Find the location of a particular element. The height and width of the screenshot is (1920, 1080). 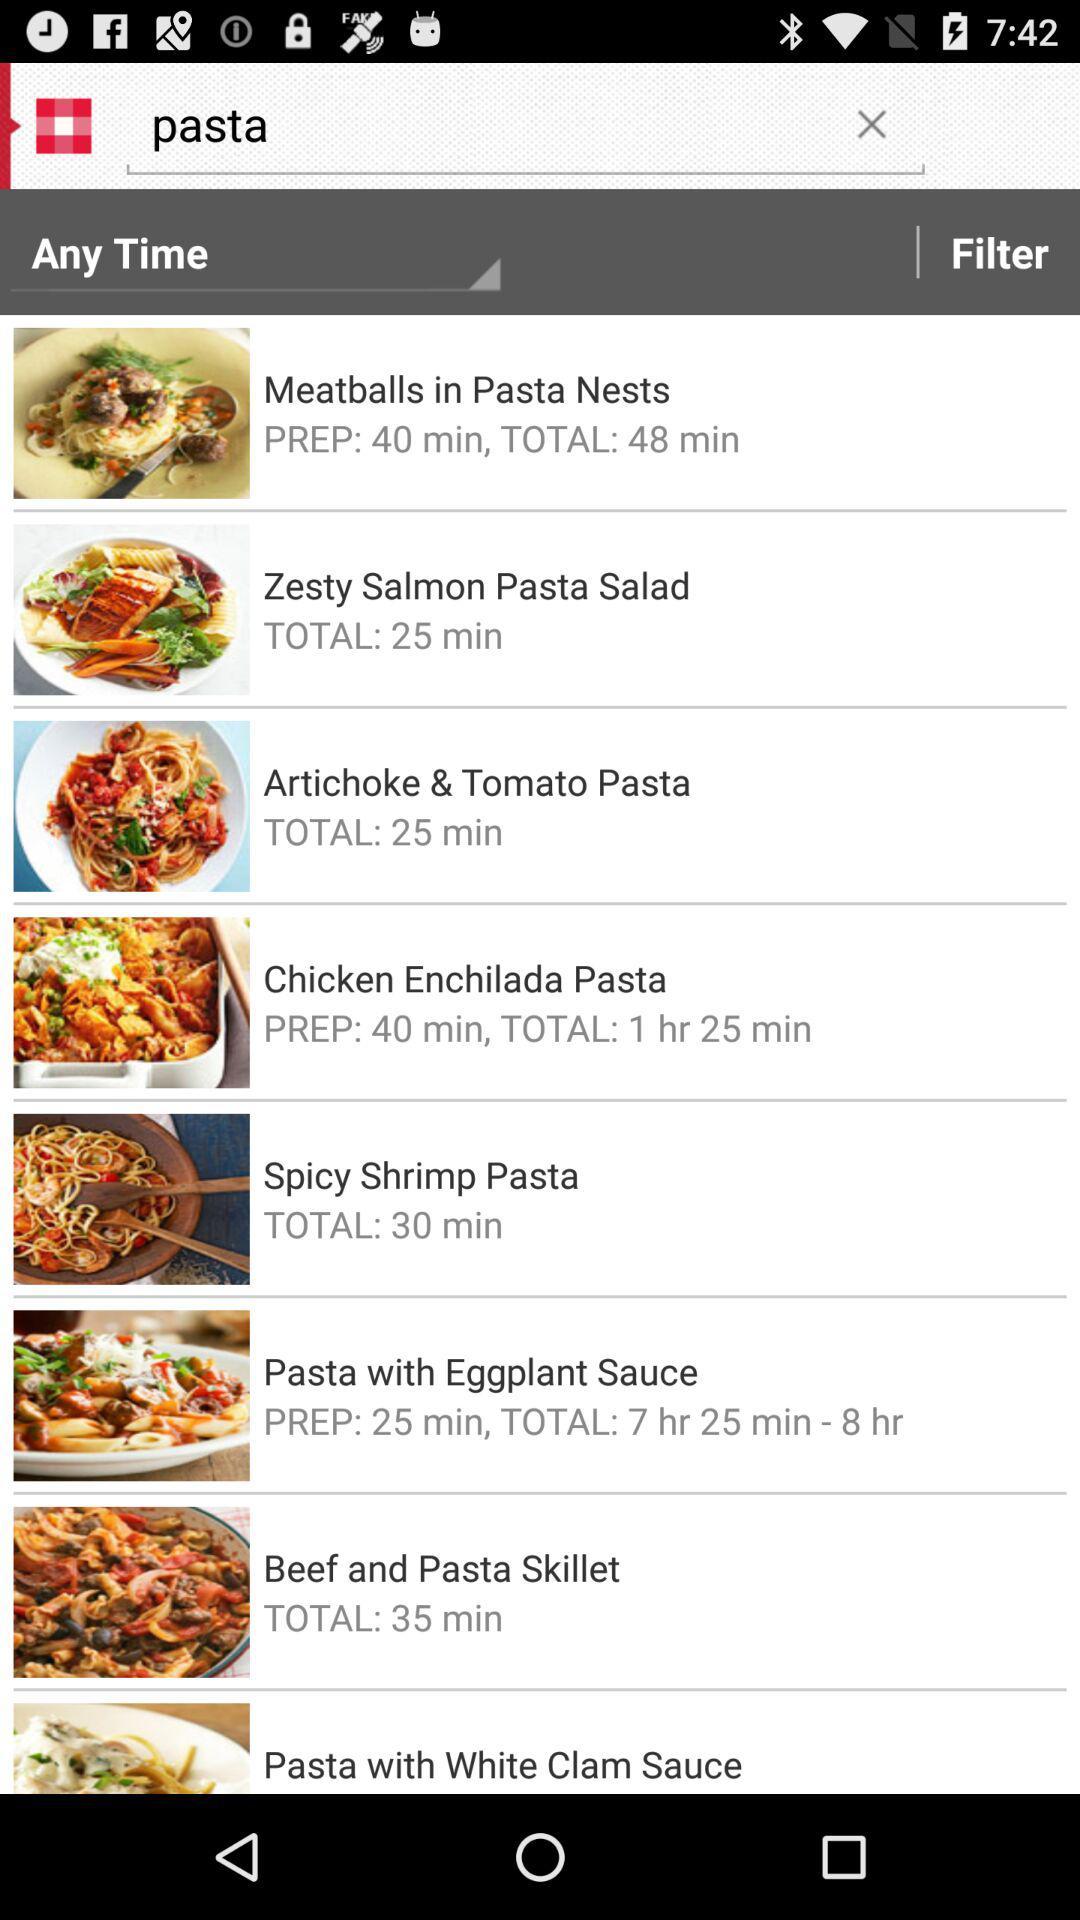

the icon above total: 30 min is located at coordinates (658, 1174).